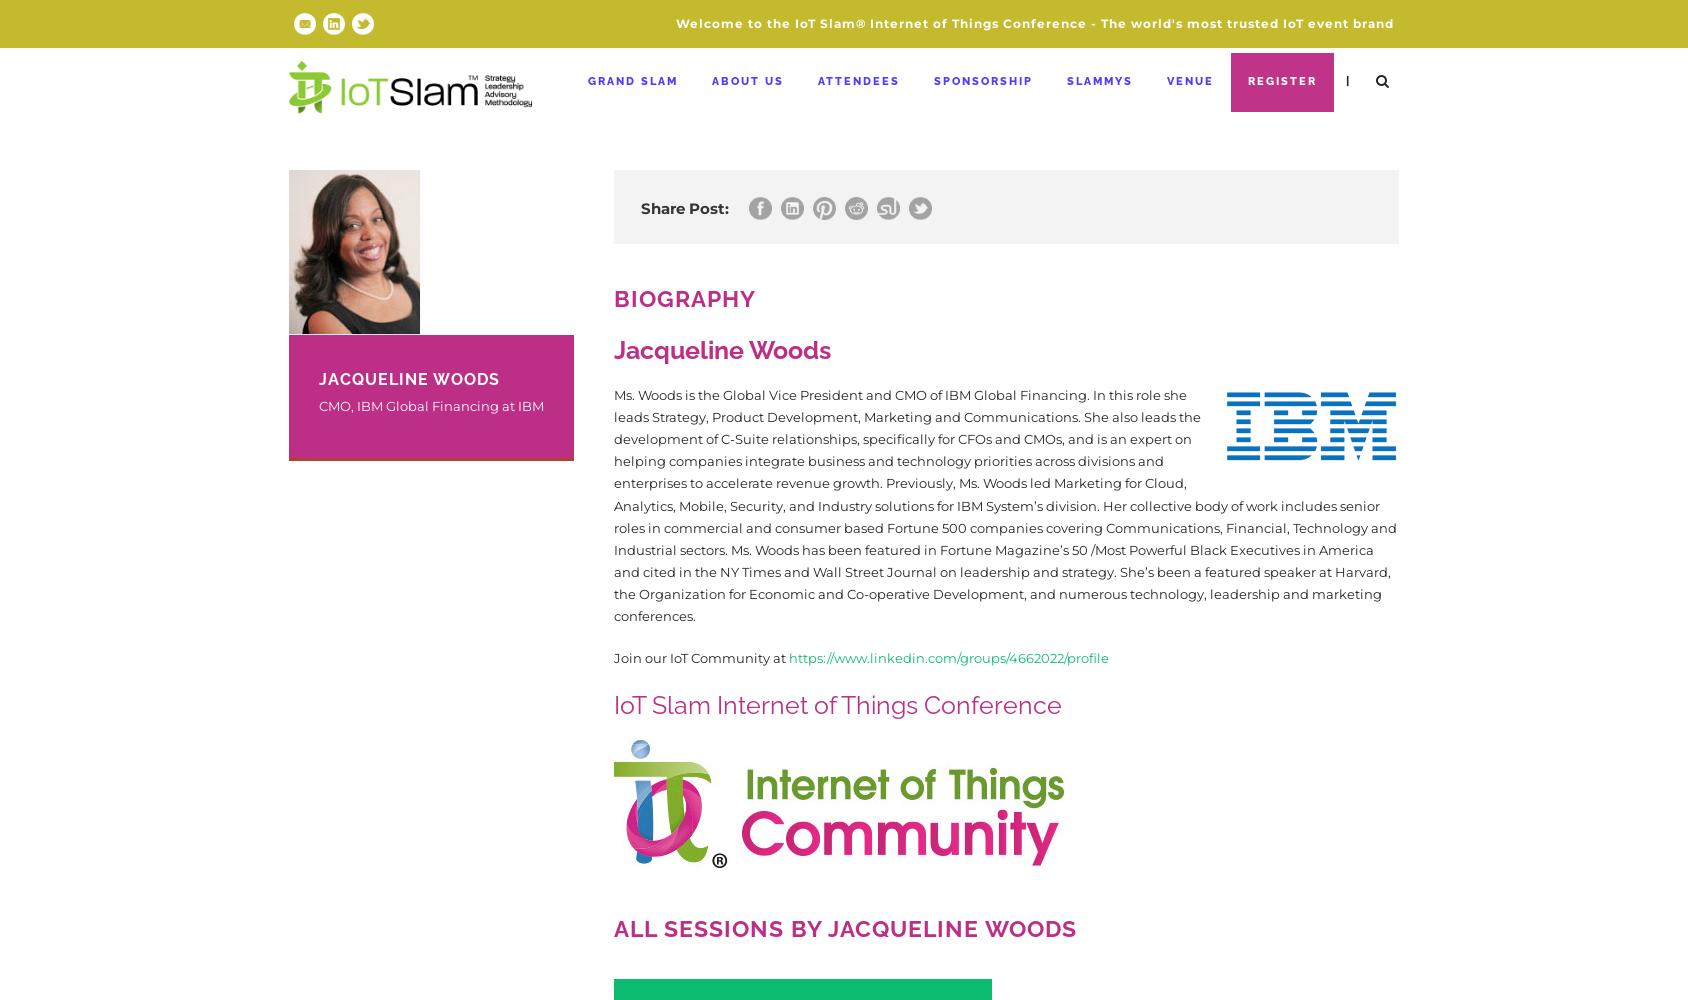  Describe the element at coordinates (430, 406) in the screenshot. I see `'CMO, IBM Global Financing at IBM'` at that location.